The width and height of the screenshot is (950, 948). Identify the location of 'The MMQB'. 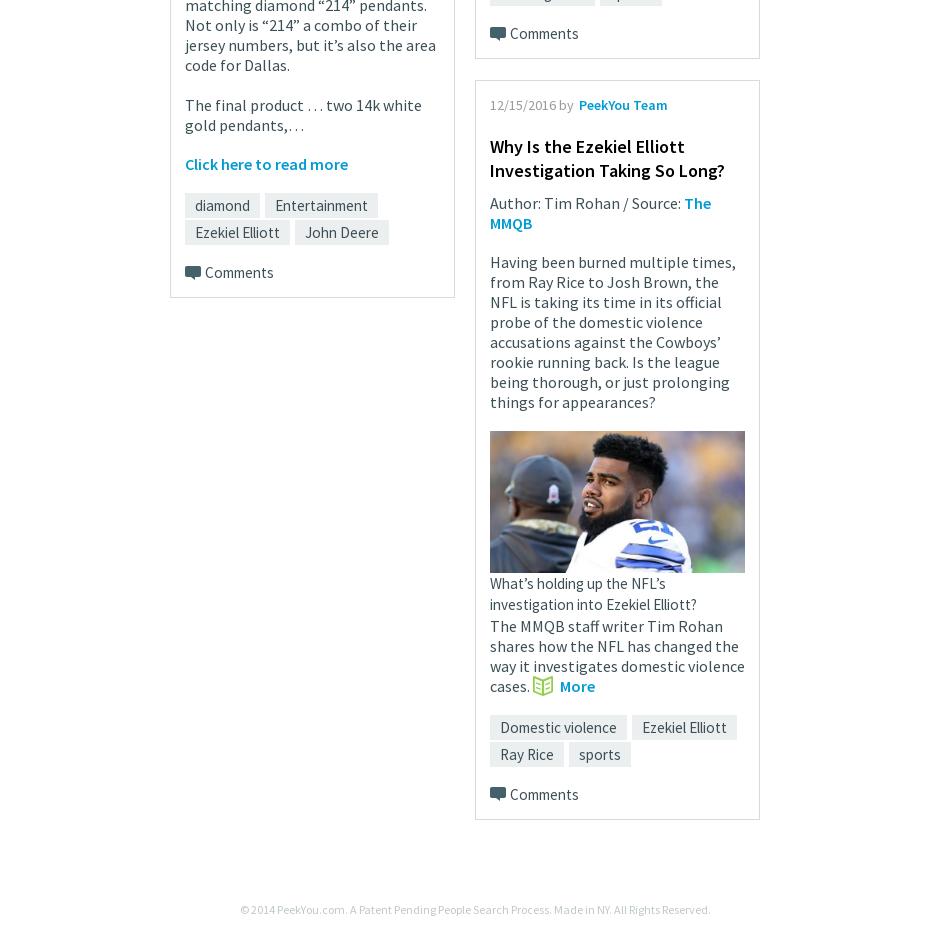
(600, 210).